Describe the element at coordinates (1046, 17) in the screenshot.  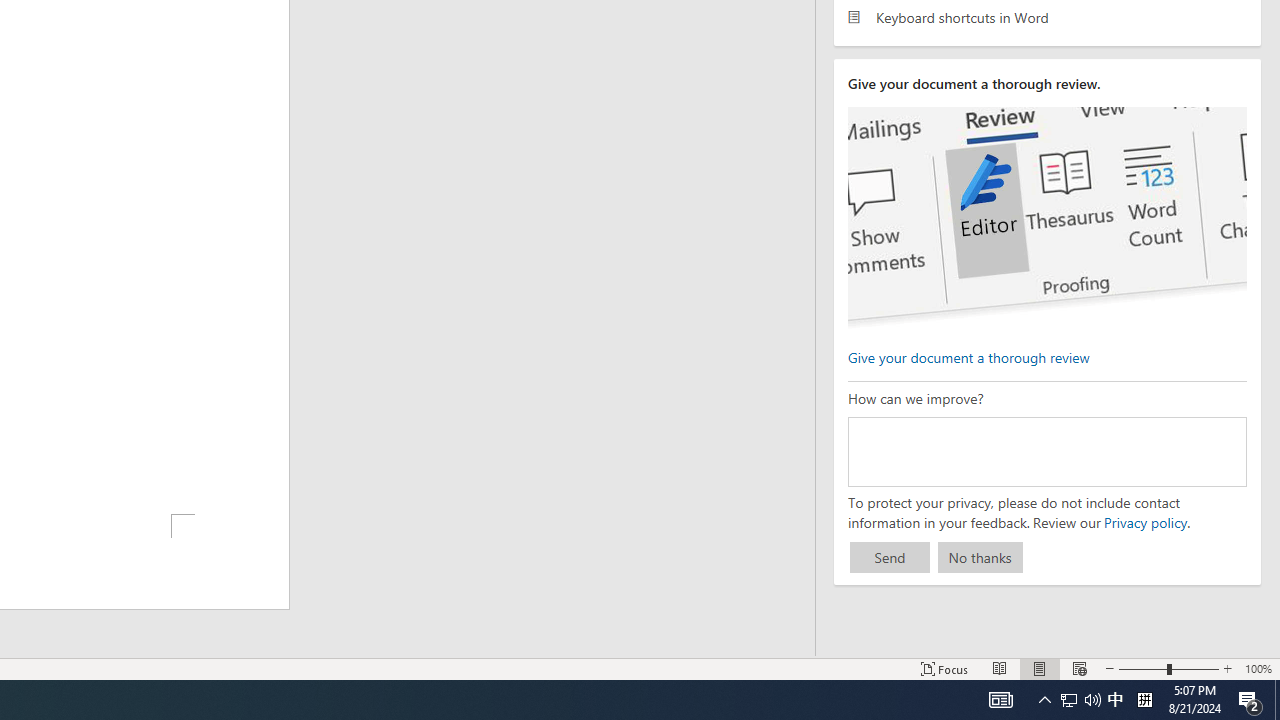
I see `'Keyboard shortcuts in Word'` at that location.